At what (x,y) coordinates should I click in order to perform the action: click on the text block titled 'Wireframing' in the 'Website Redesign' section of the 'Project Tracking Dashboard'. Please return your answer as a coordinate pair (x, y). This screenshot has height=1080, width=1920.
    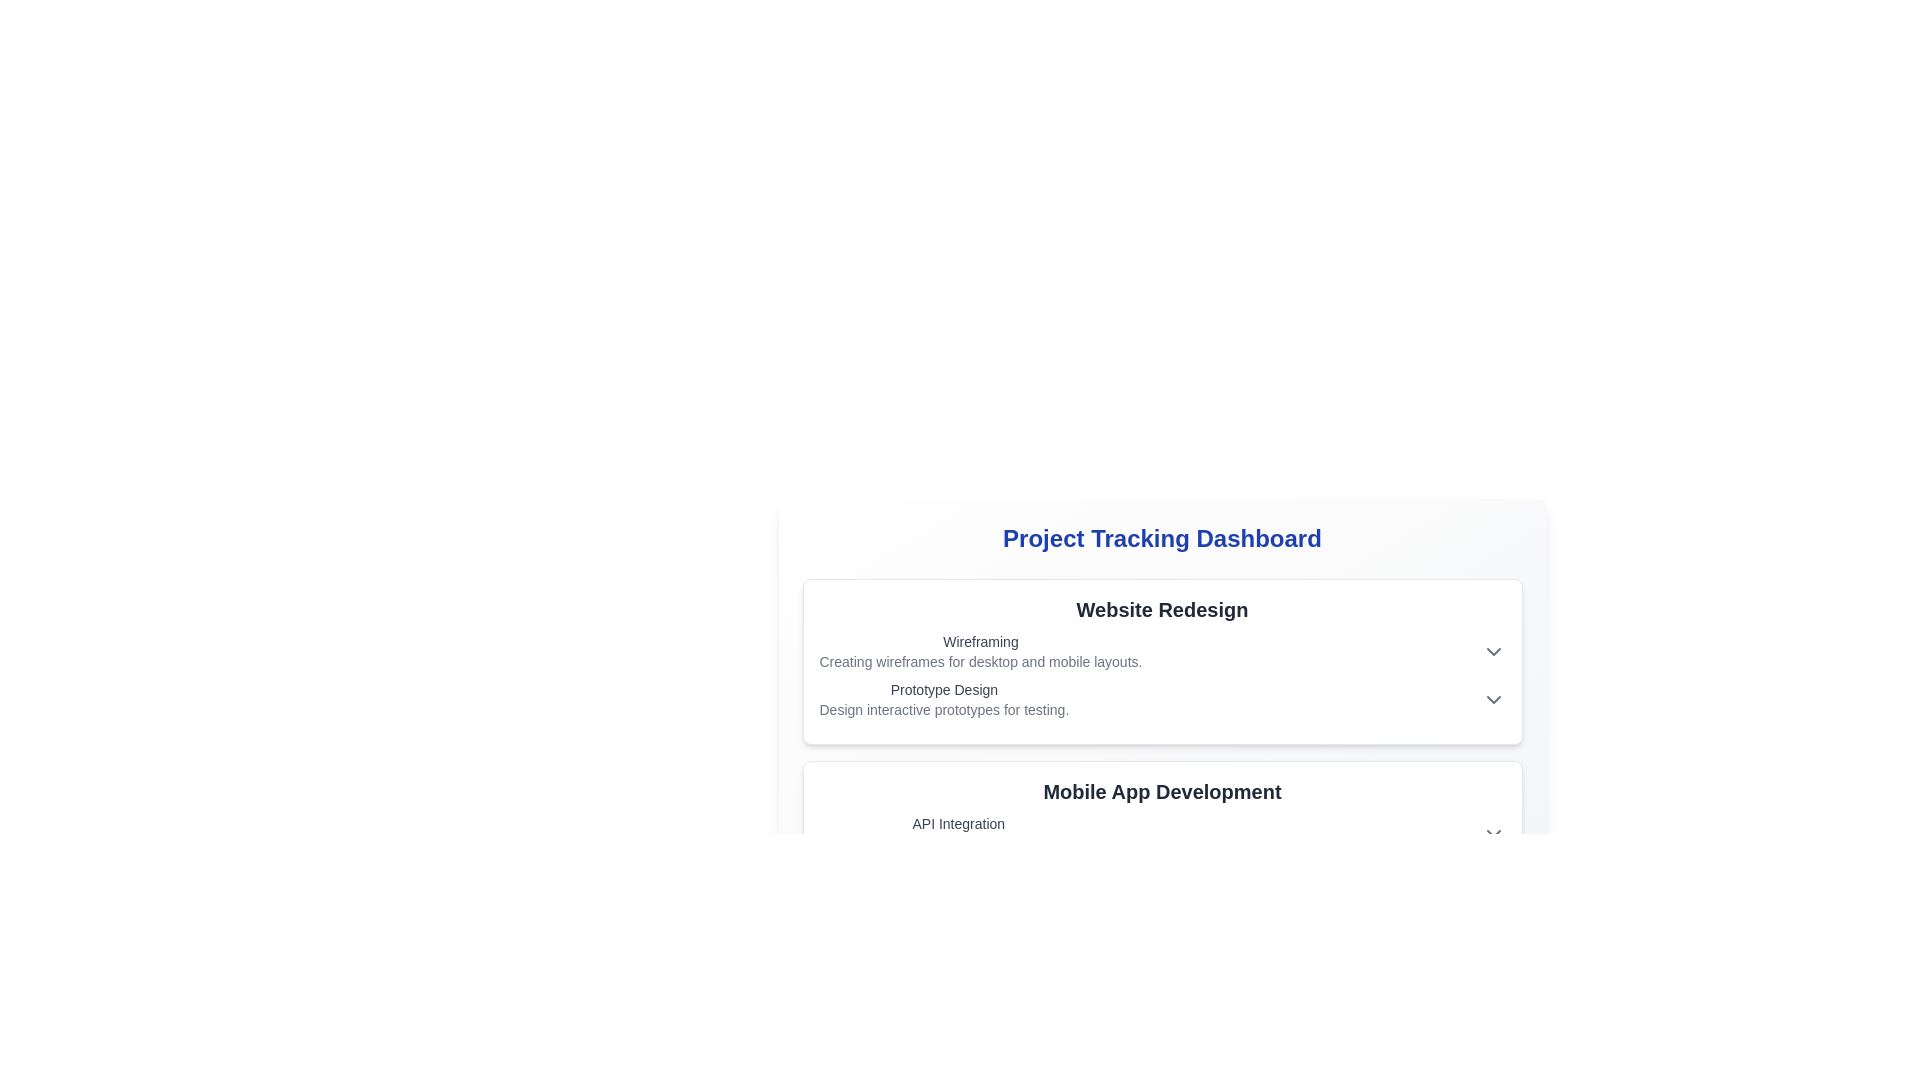
    Looking at the image, I should click on (980, 651).